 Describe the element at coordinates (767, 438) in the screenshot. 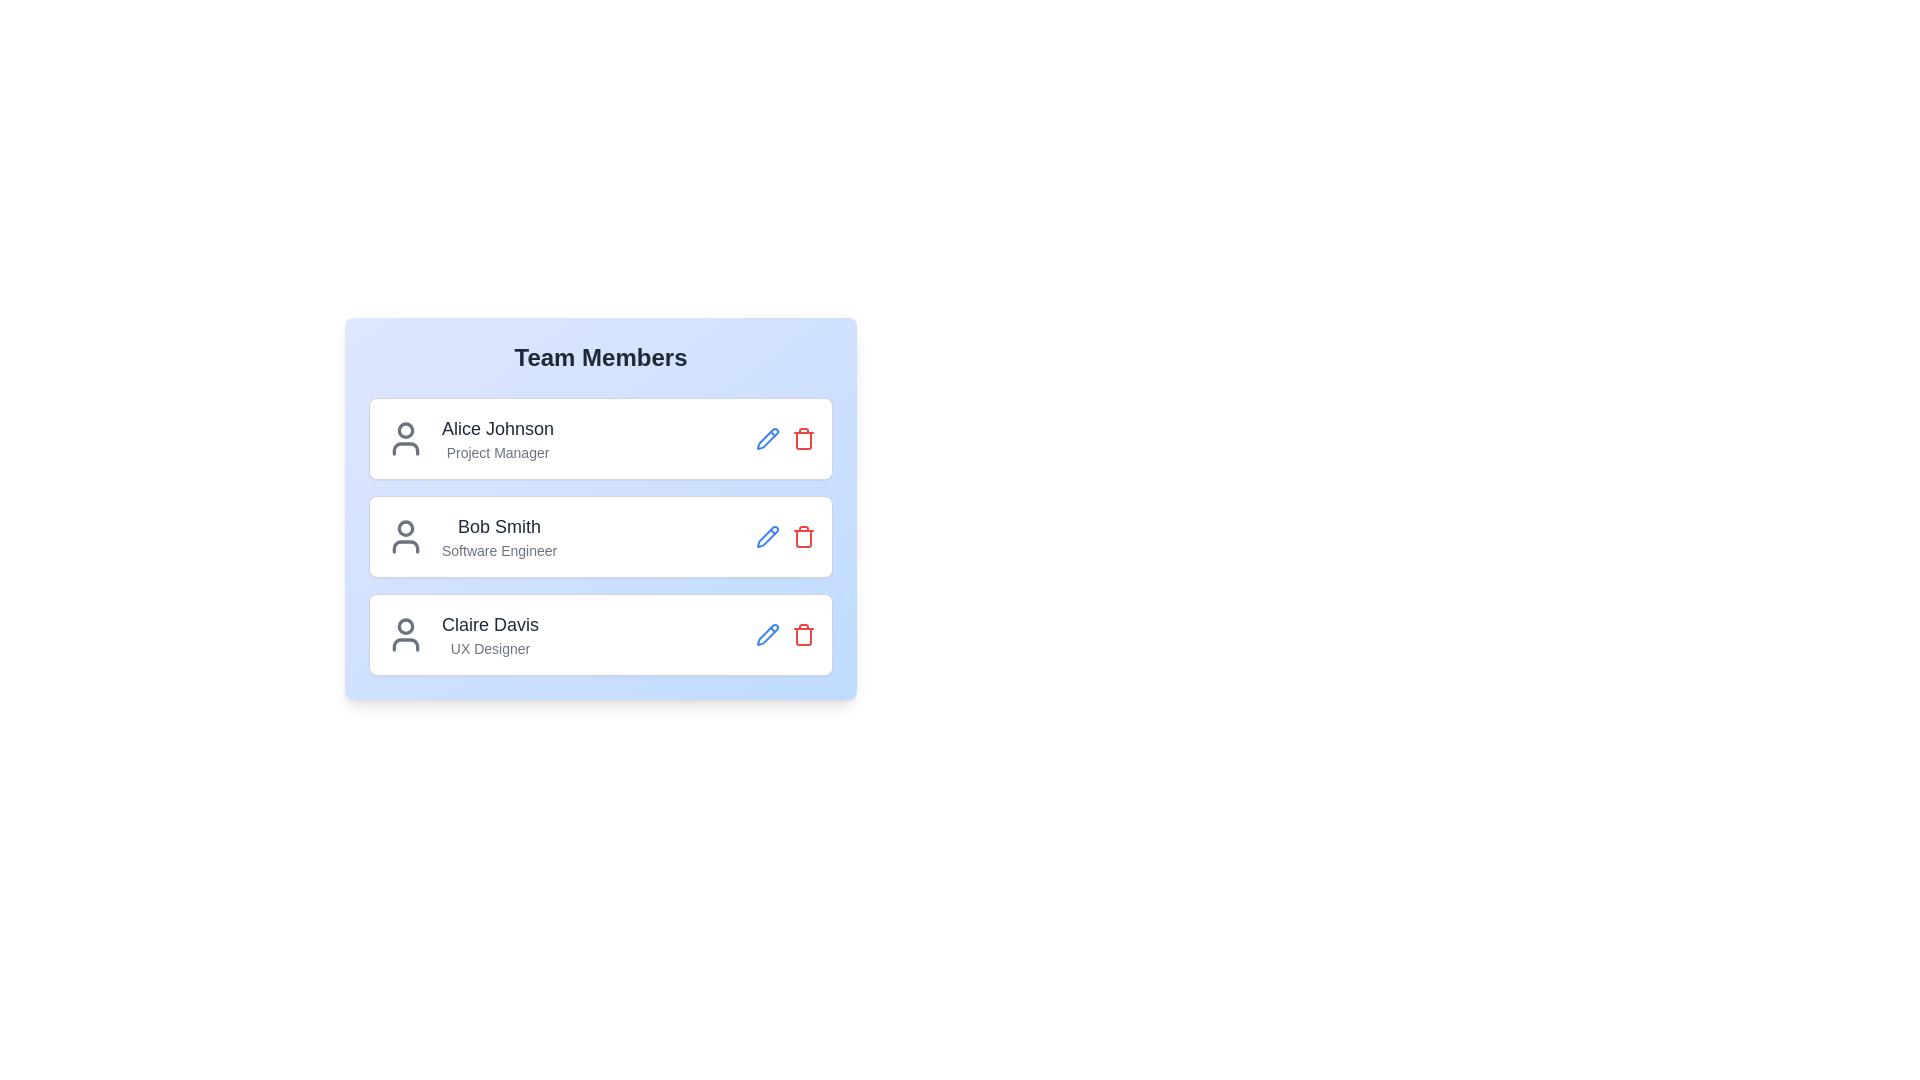

I see `edit button for the team member Alice Johnson` at that location.